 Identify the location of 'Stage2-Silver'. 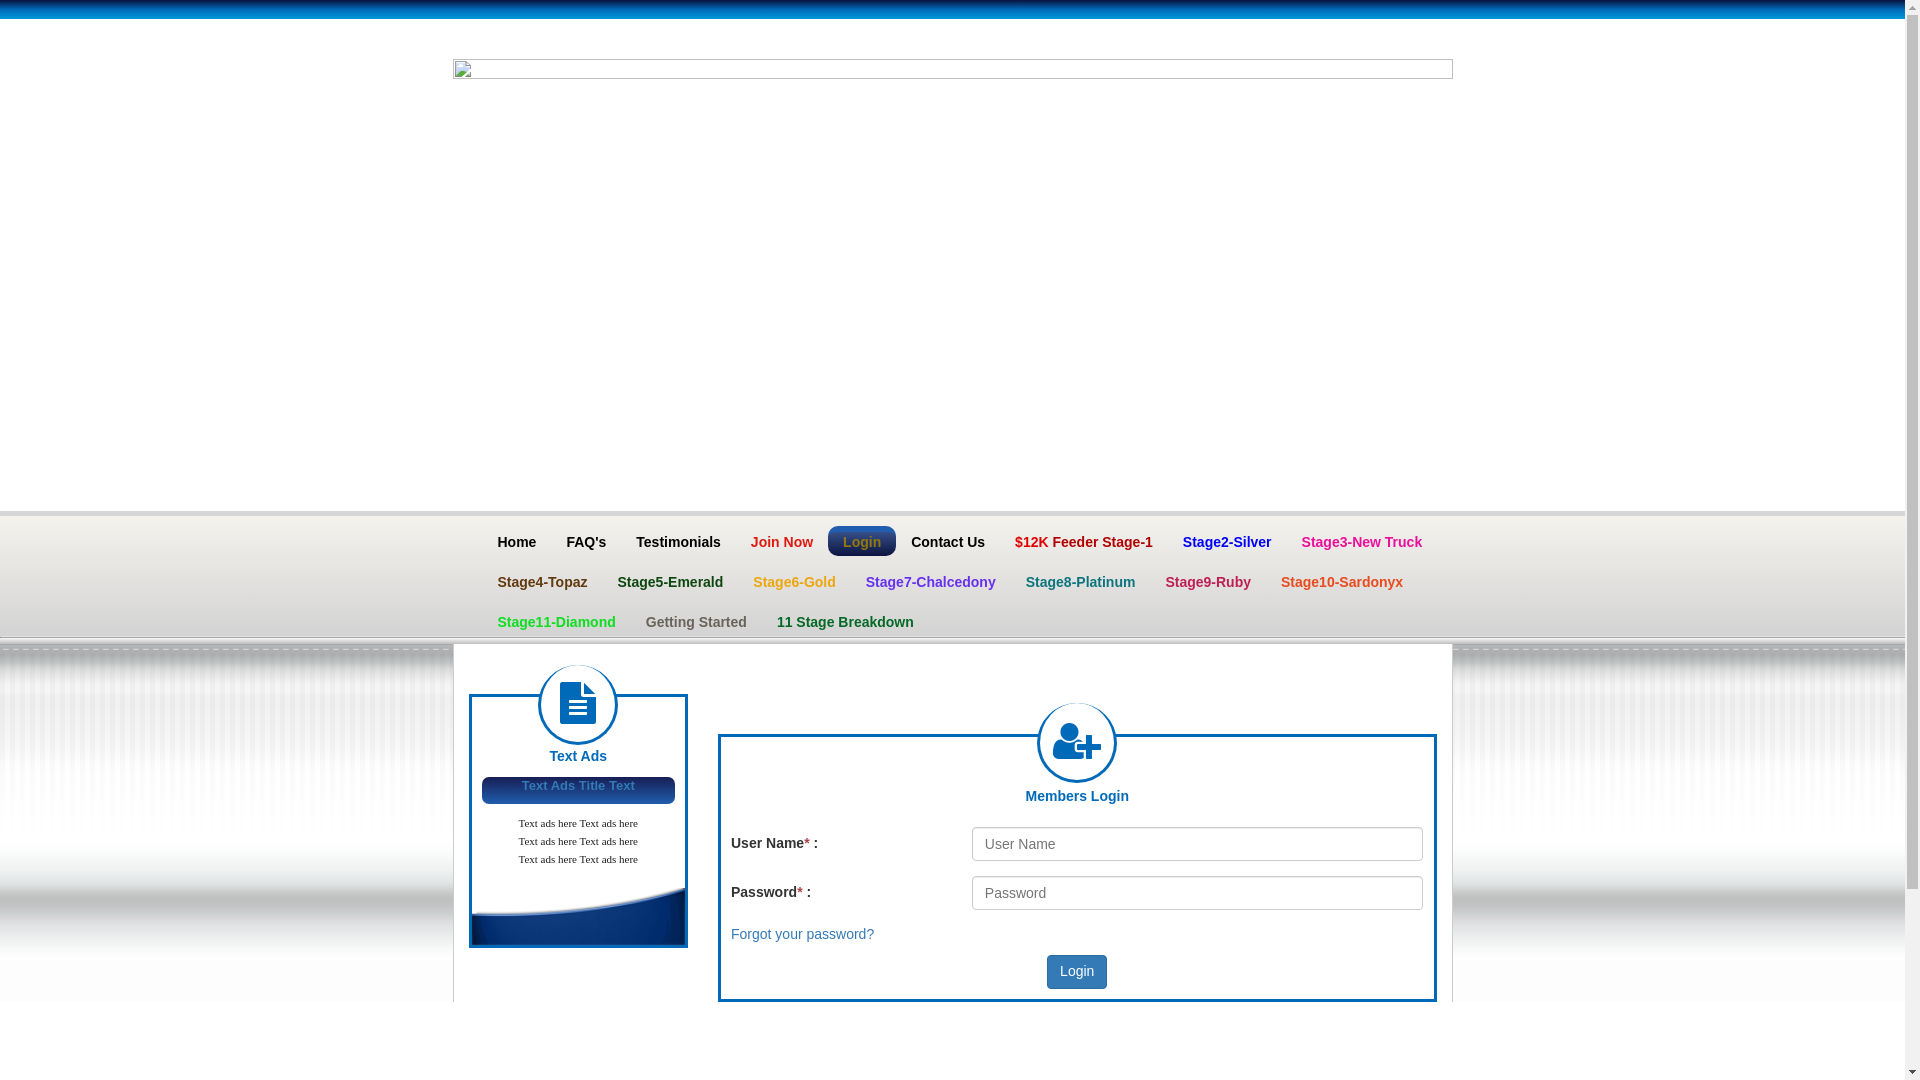
(1167, 540).